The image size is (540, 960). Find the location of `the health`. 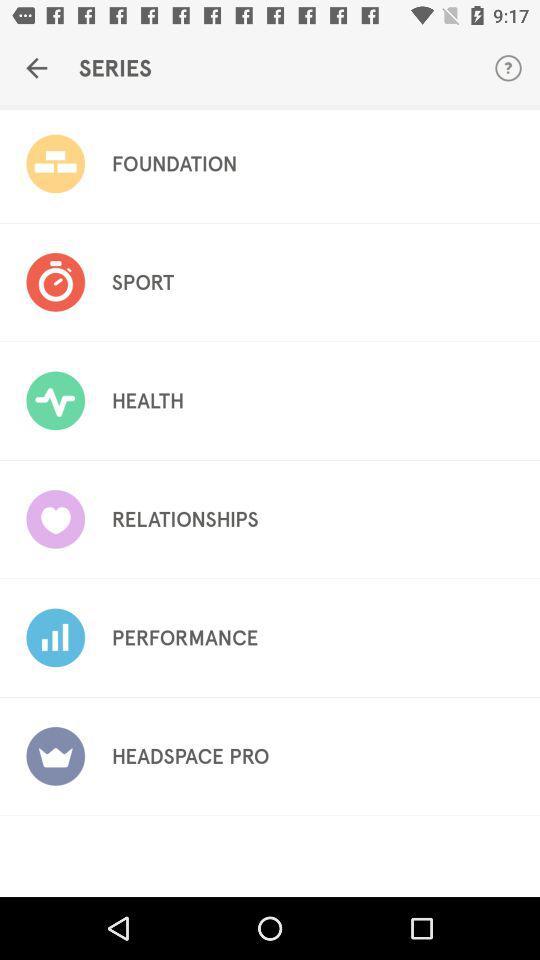

the health is located at coordinates (147, 400).